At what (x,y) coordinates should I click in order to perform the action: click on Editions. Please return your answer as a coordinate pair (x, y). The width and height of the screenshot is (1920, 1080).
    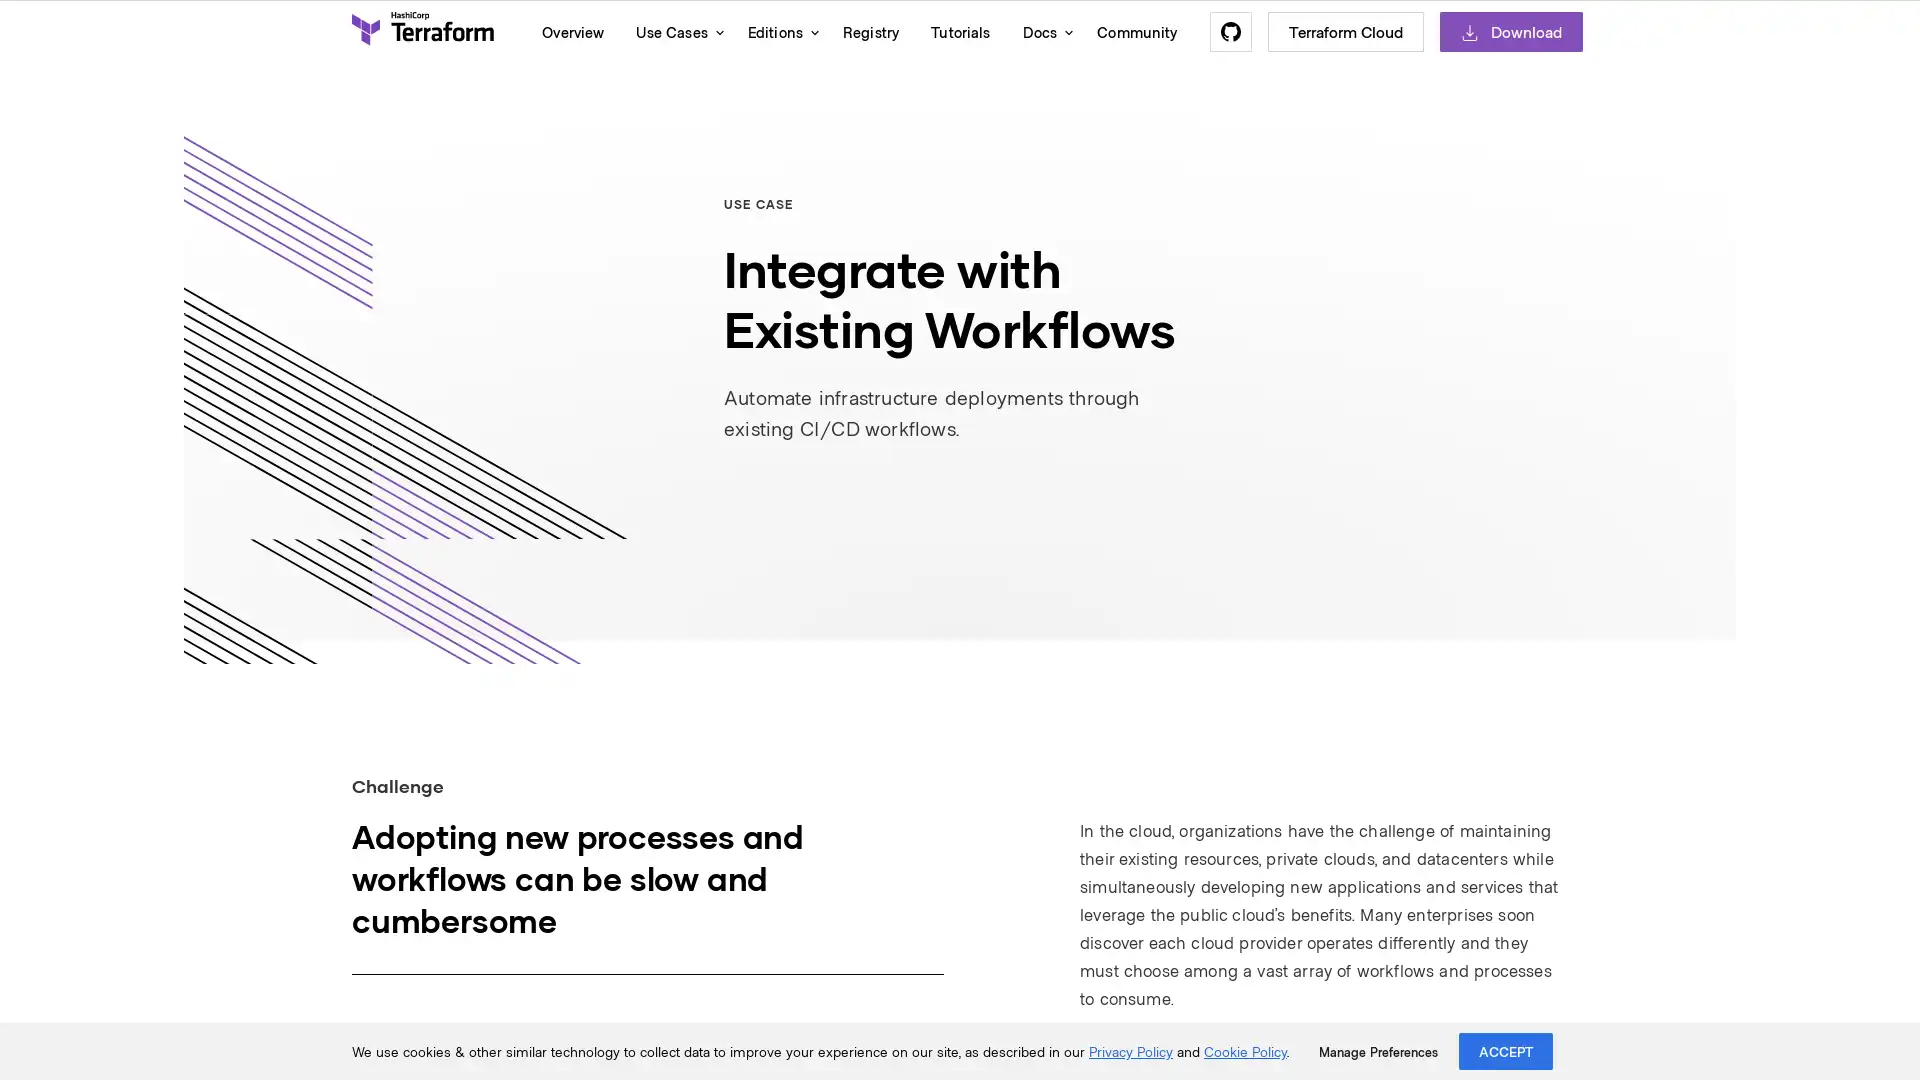
    Looking at the image, I should click on (777, 31).